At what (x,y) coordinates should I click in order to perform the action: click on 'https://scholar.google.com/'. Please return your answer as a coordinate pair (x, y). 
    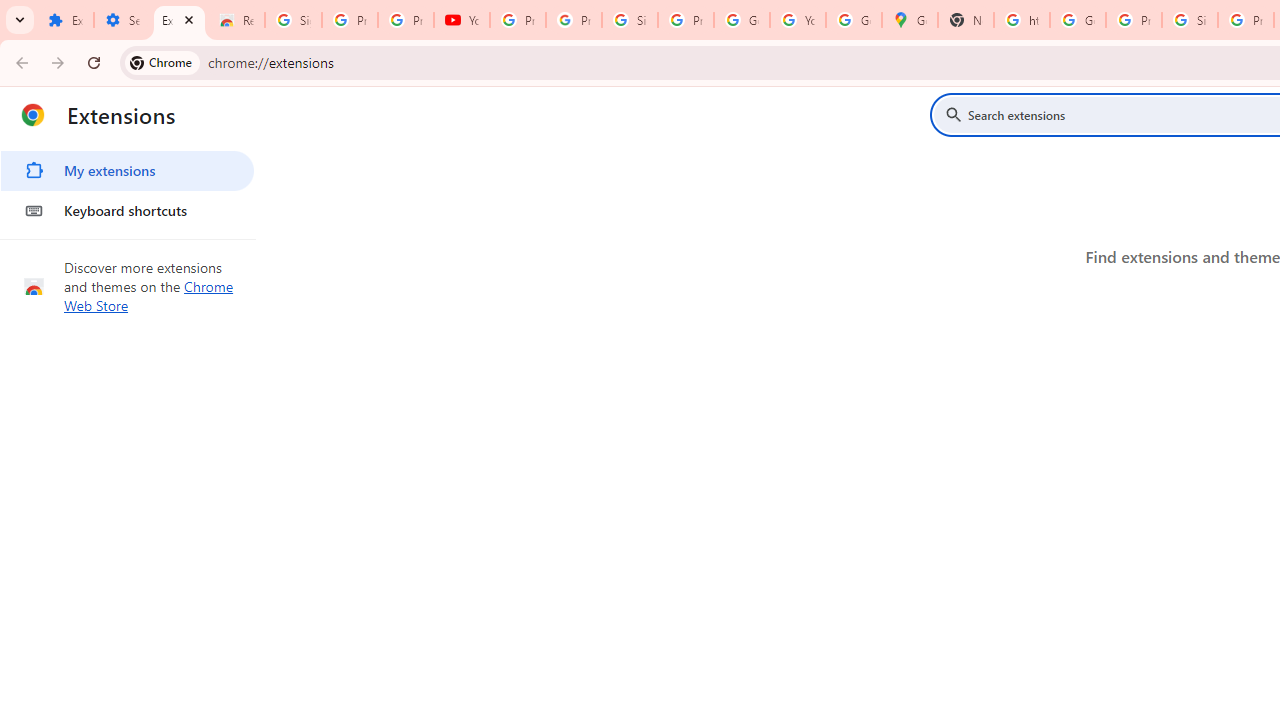
    Looking at the image, I should click on (1022, 20).